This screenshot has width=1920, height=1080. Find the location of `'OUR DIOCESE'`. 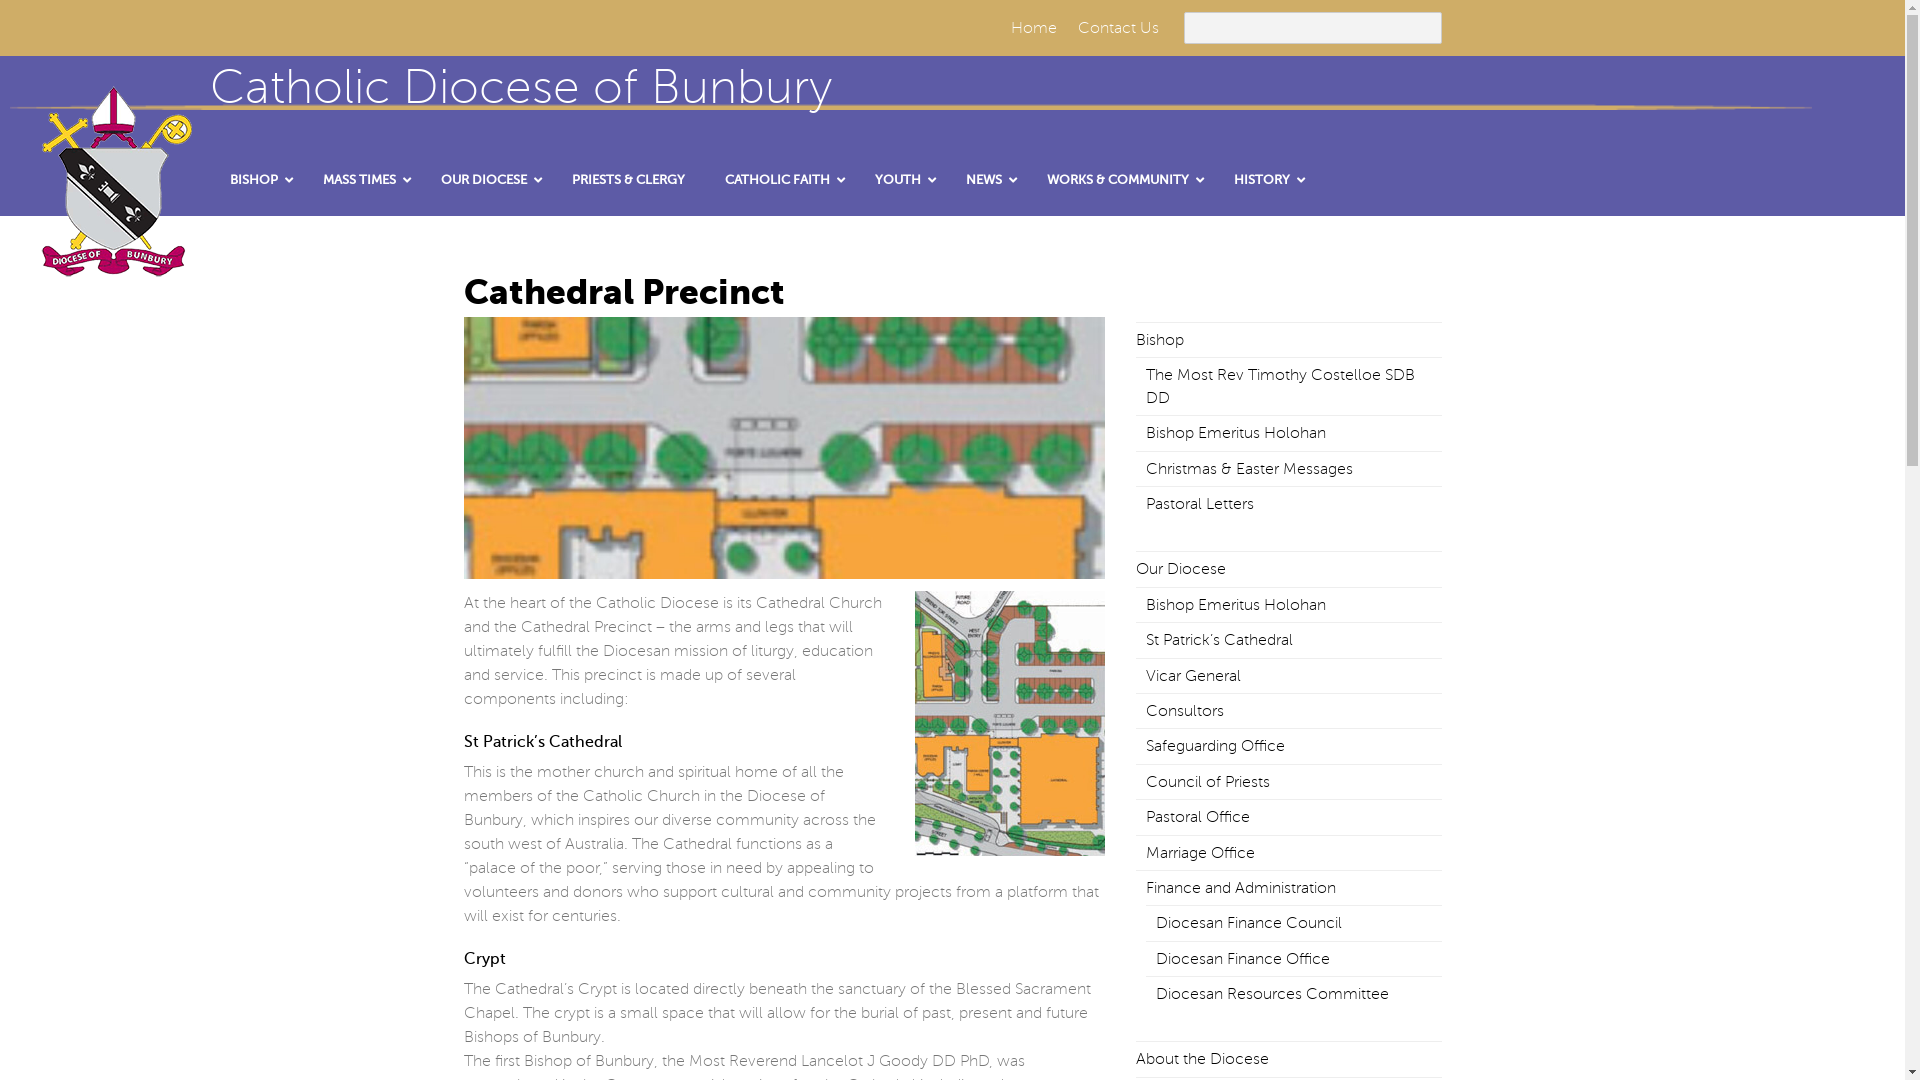

'OUR DIOCESE' is located at coordinates (486, 178).